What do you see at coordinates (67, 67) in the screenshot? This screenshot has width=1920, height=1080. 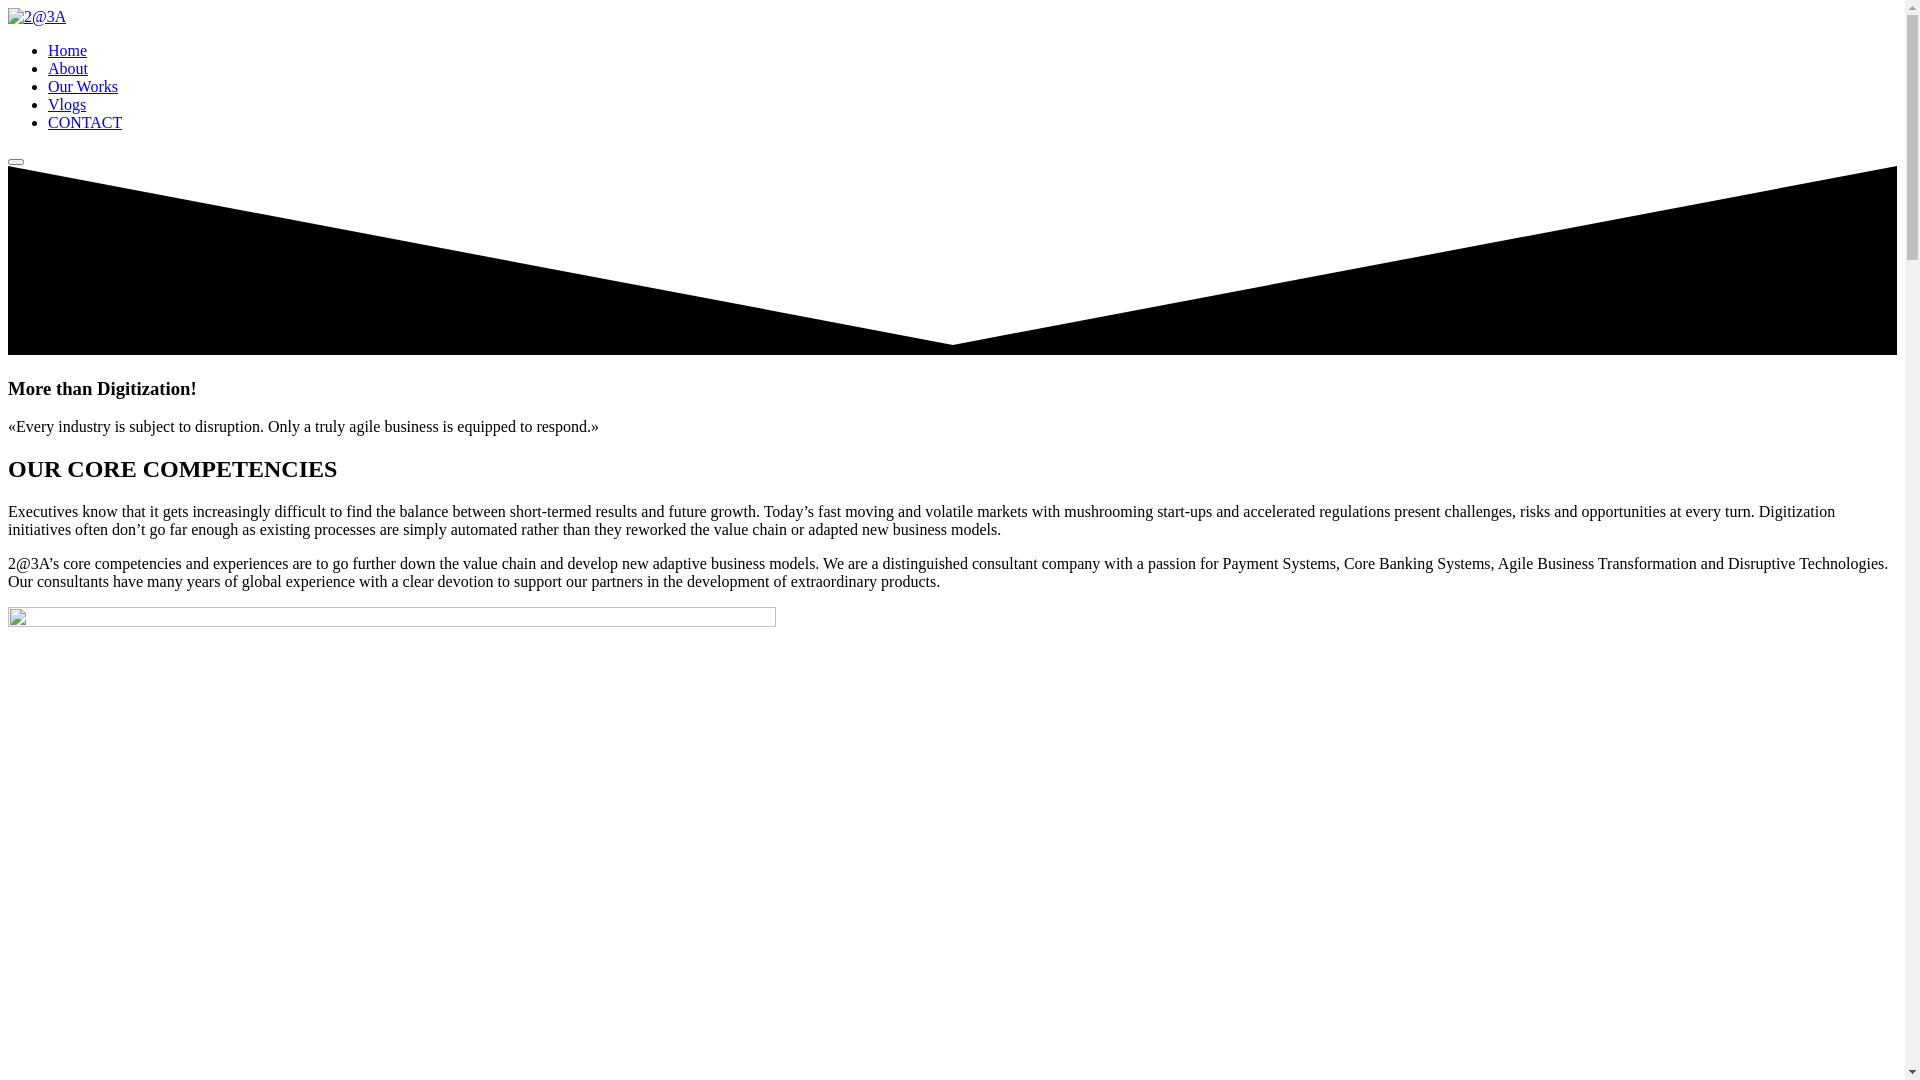 I see `'About'` at bounding box center [67, 67].